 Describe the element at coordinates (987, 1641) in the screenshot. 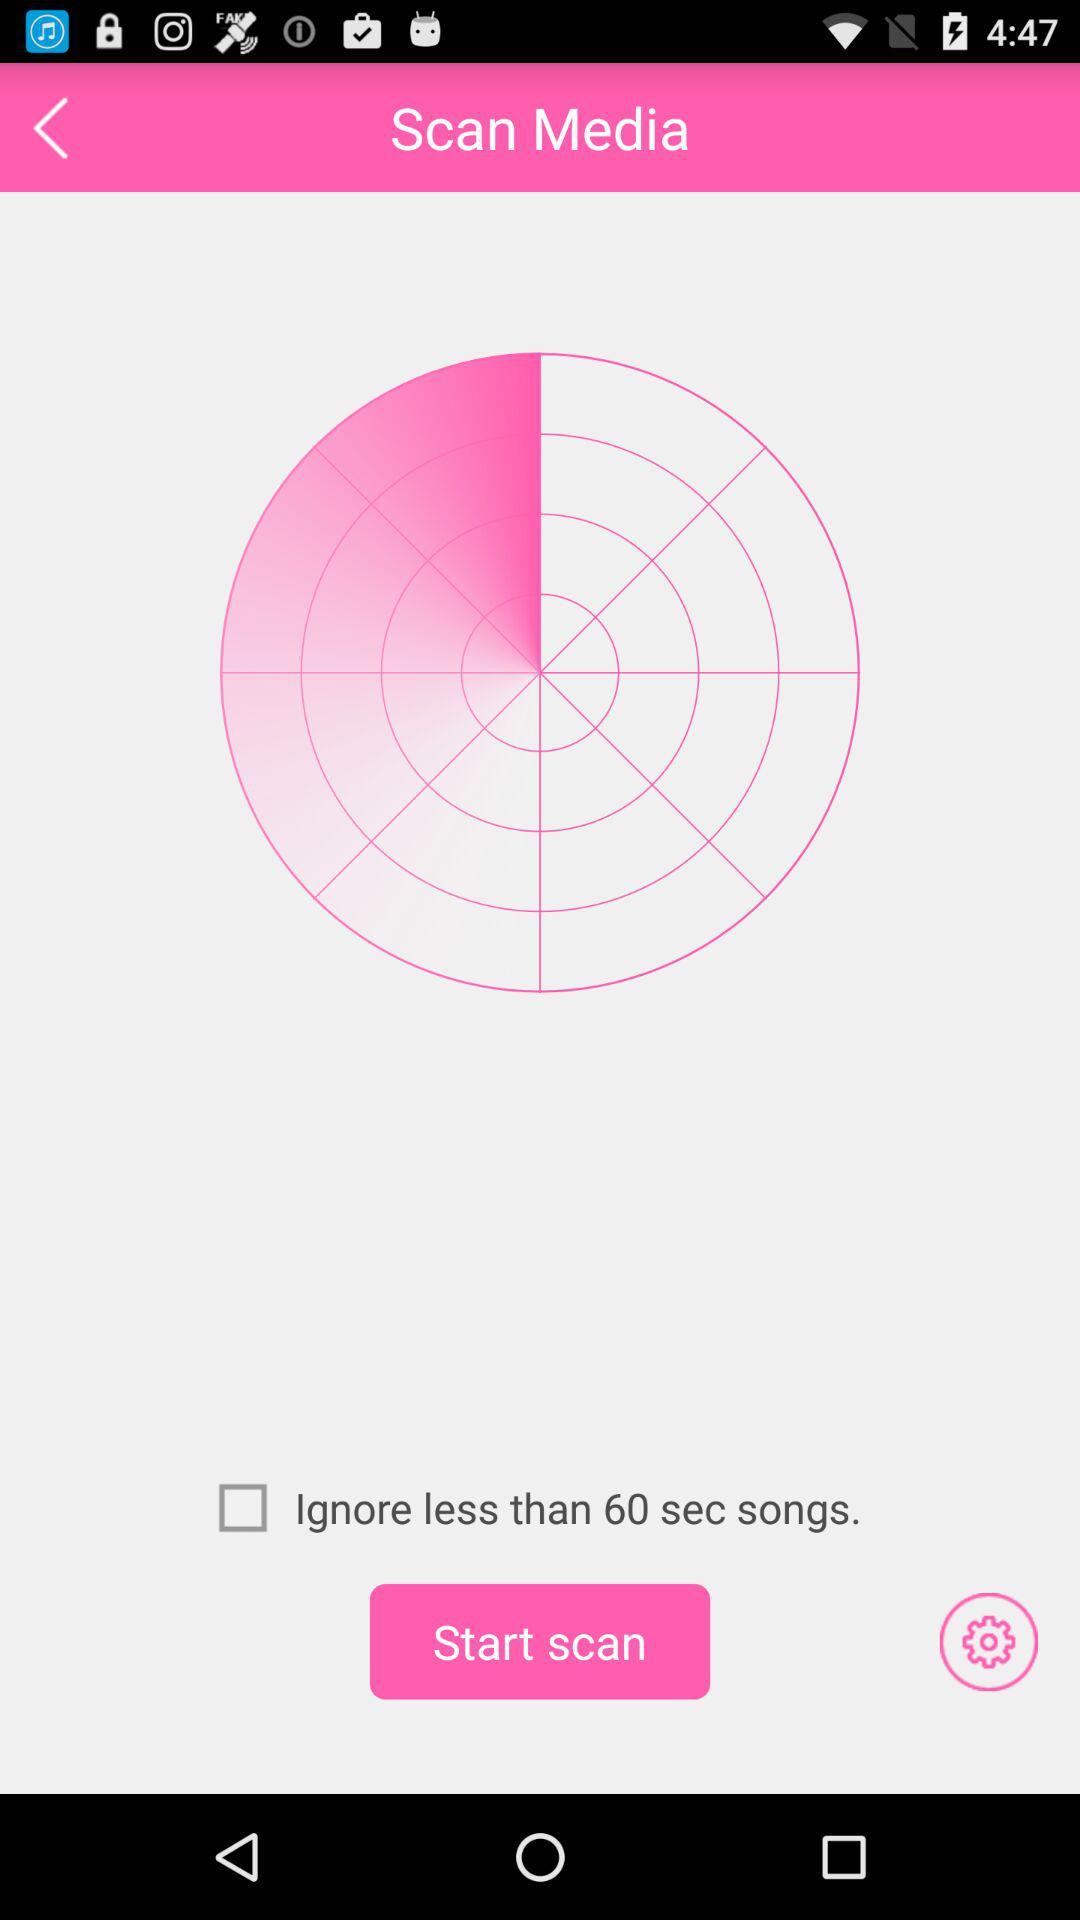

I see `the icon to the right of start scan app` at that location.